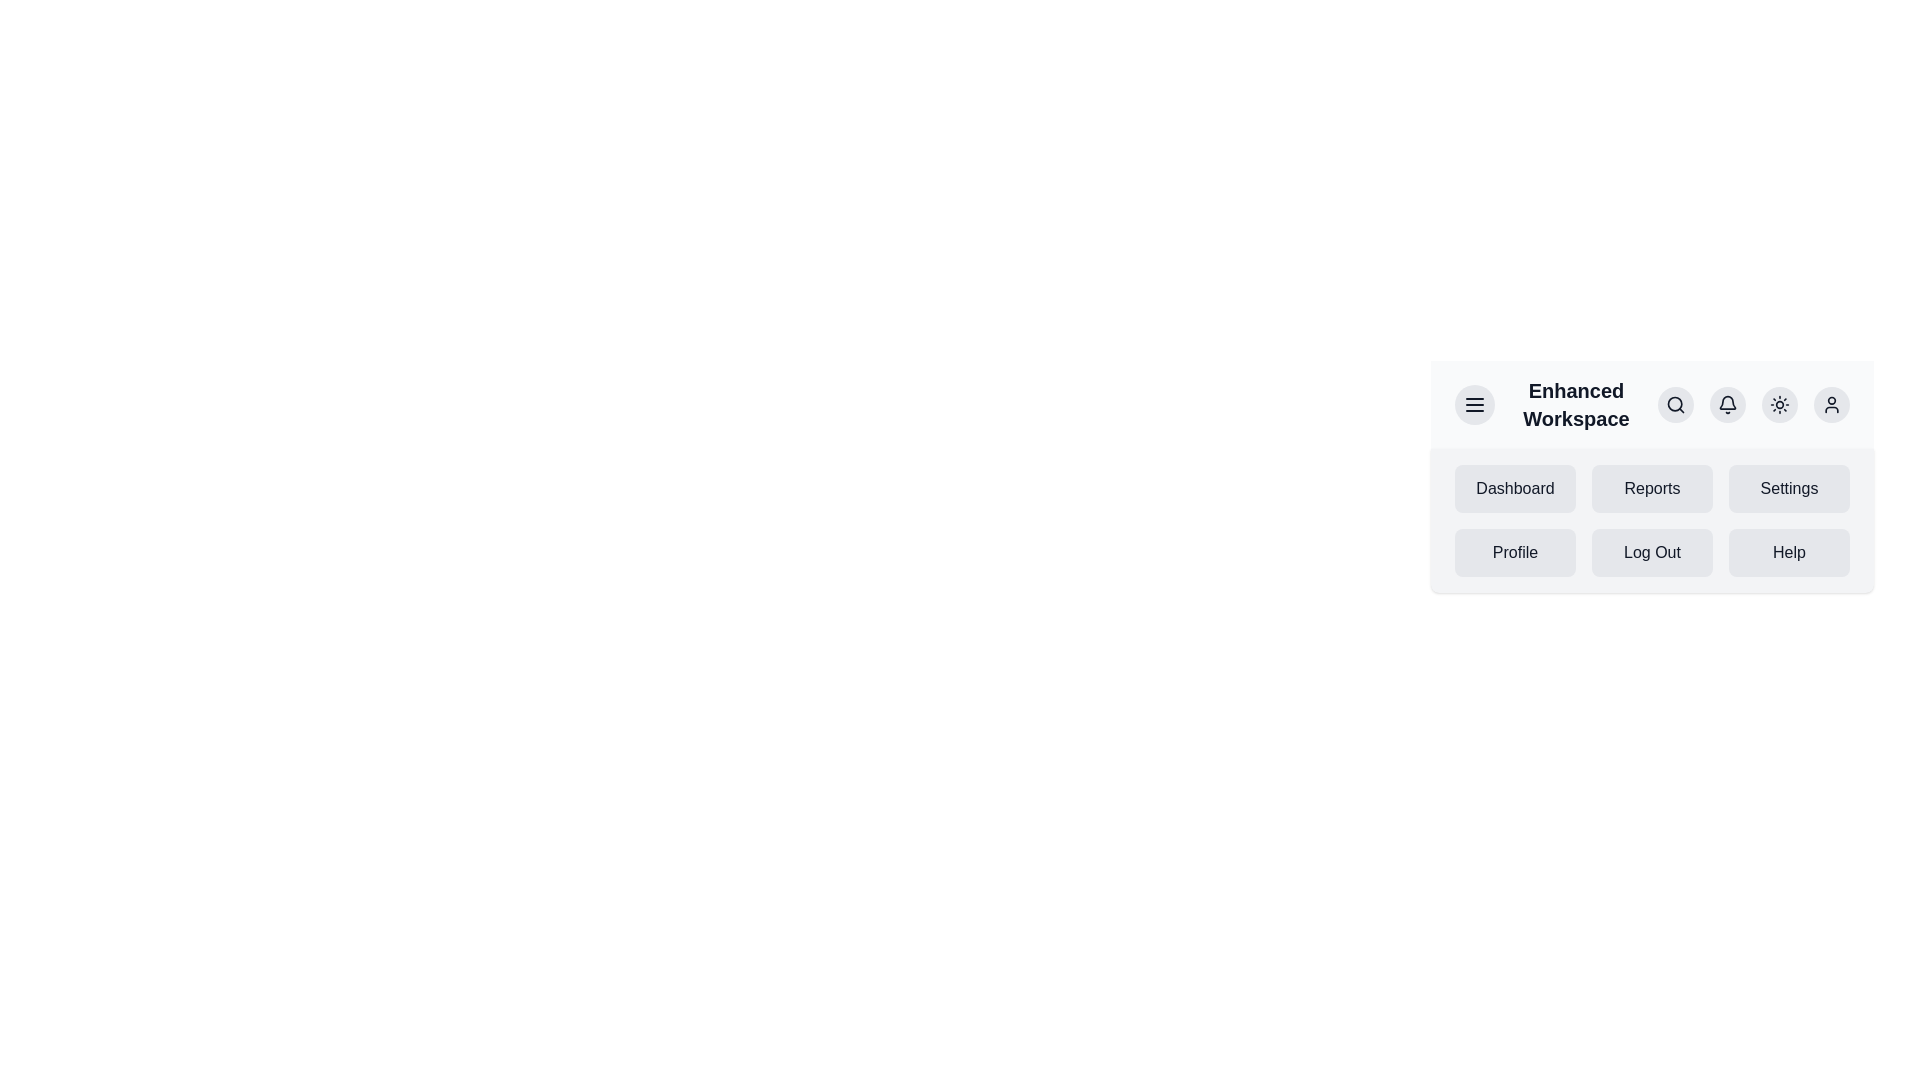 The width and height of the screenshot is (1920, 1080). I want to click on the user icon button to access user-related options, so click(1832, 405).